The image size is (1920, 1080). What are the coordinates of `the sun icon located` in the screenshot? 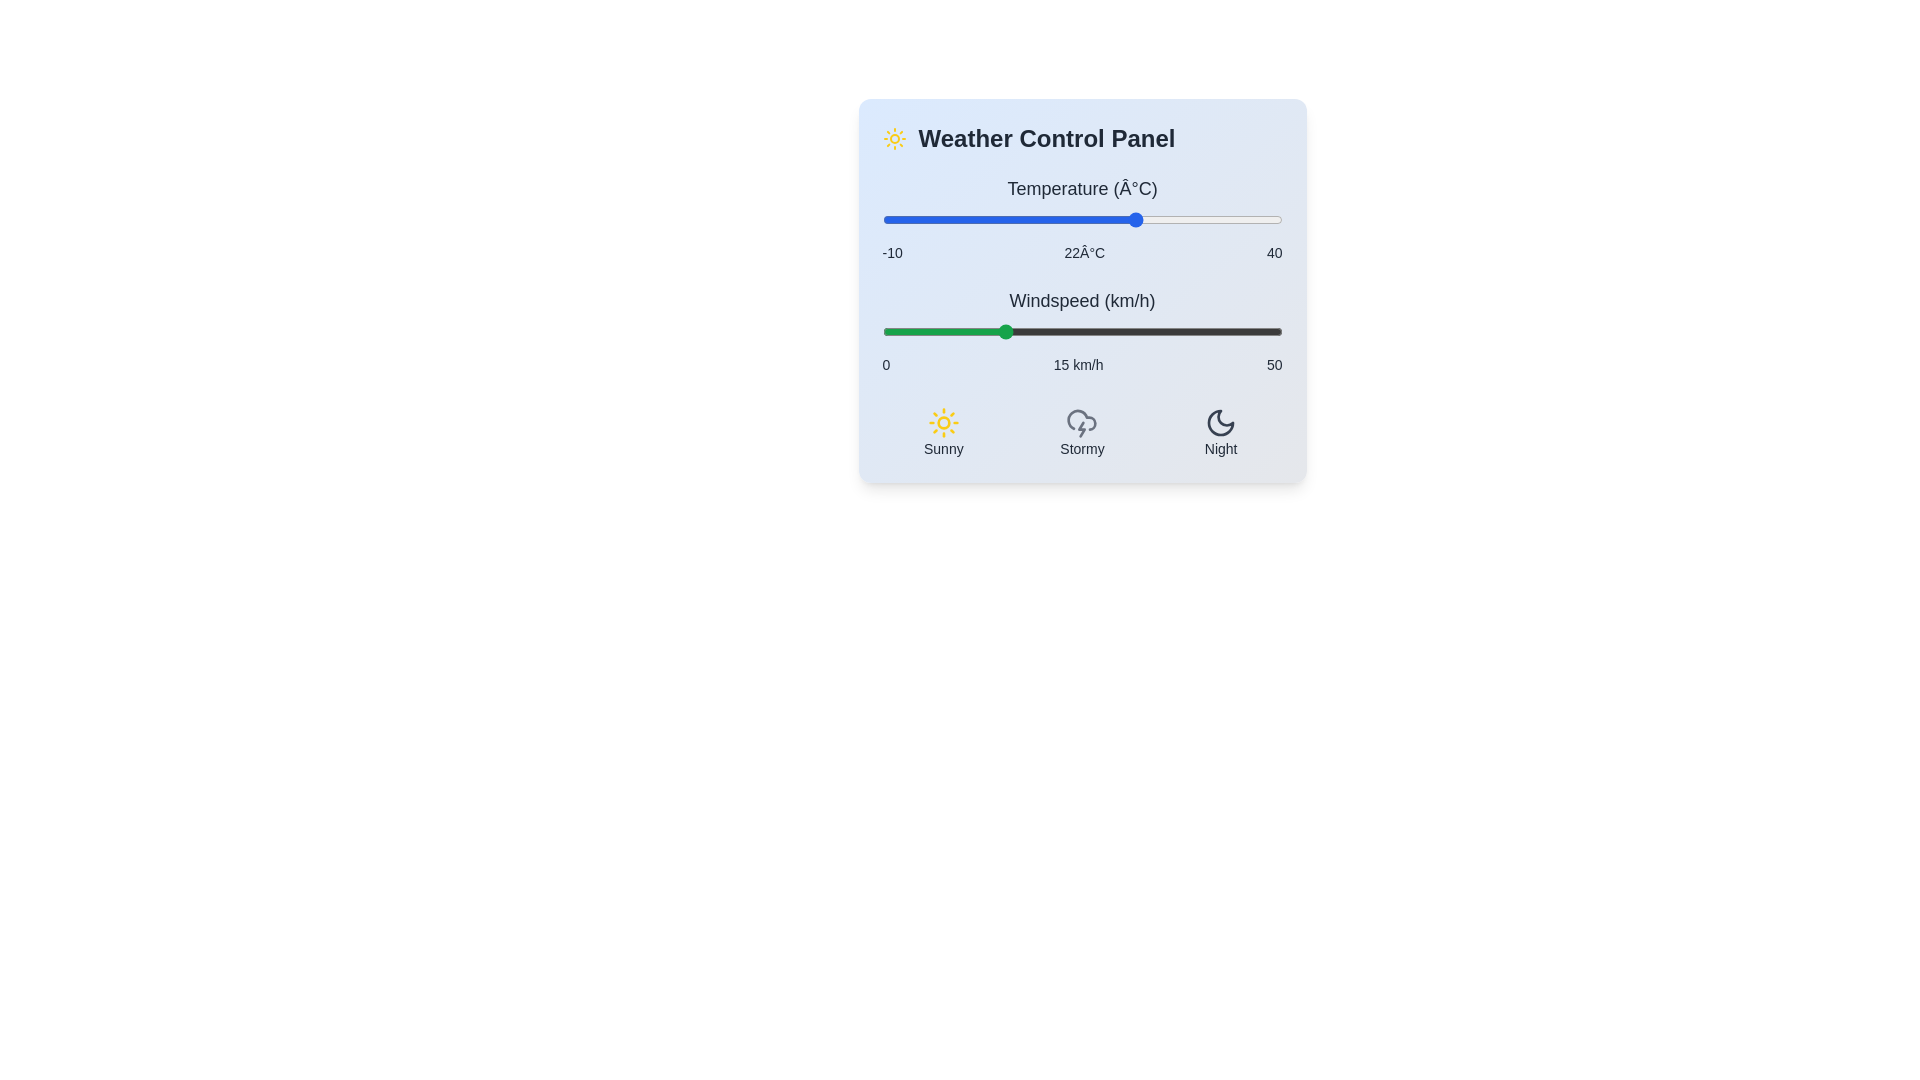 It's located at (893, 137).